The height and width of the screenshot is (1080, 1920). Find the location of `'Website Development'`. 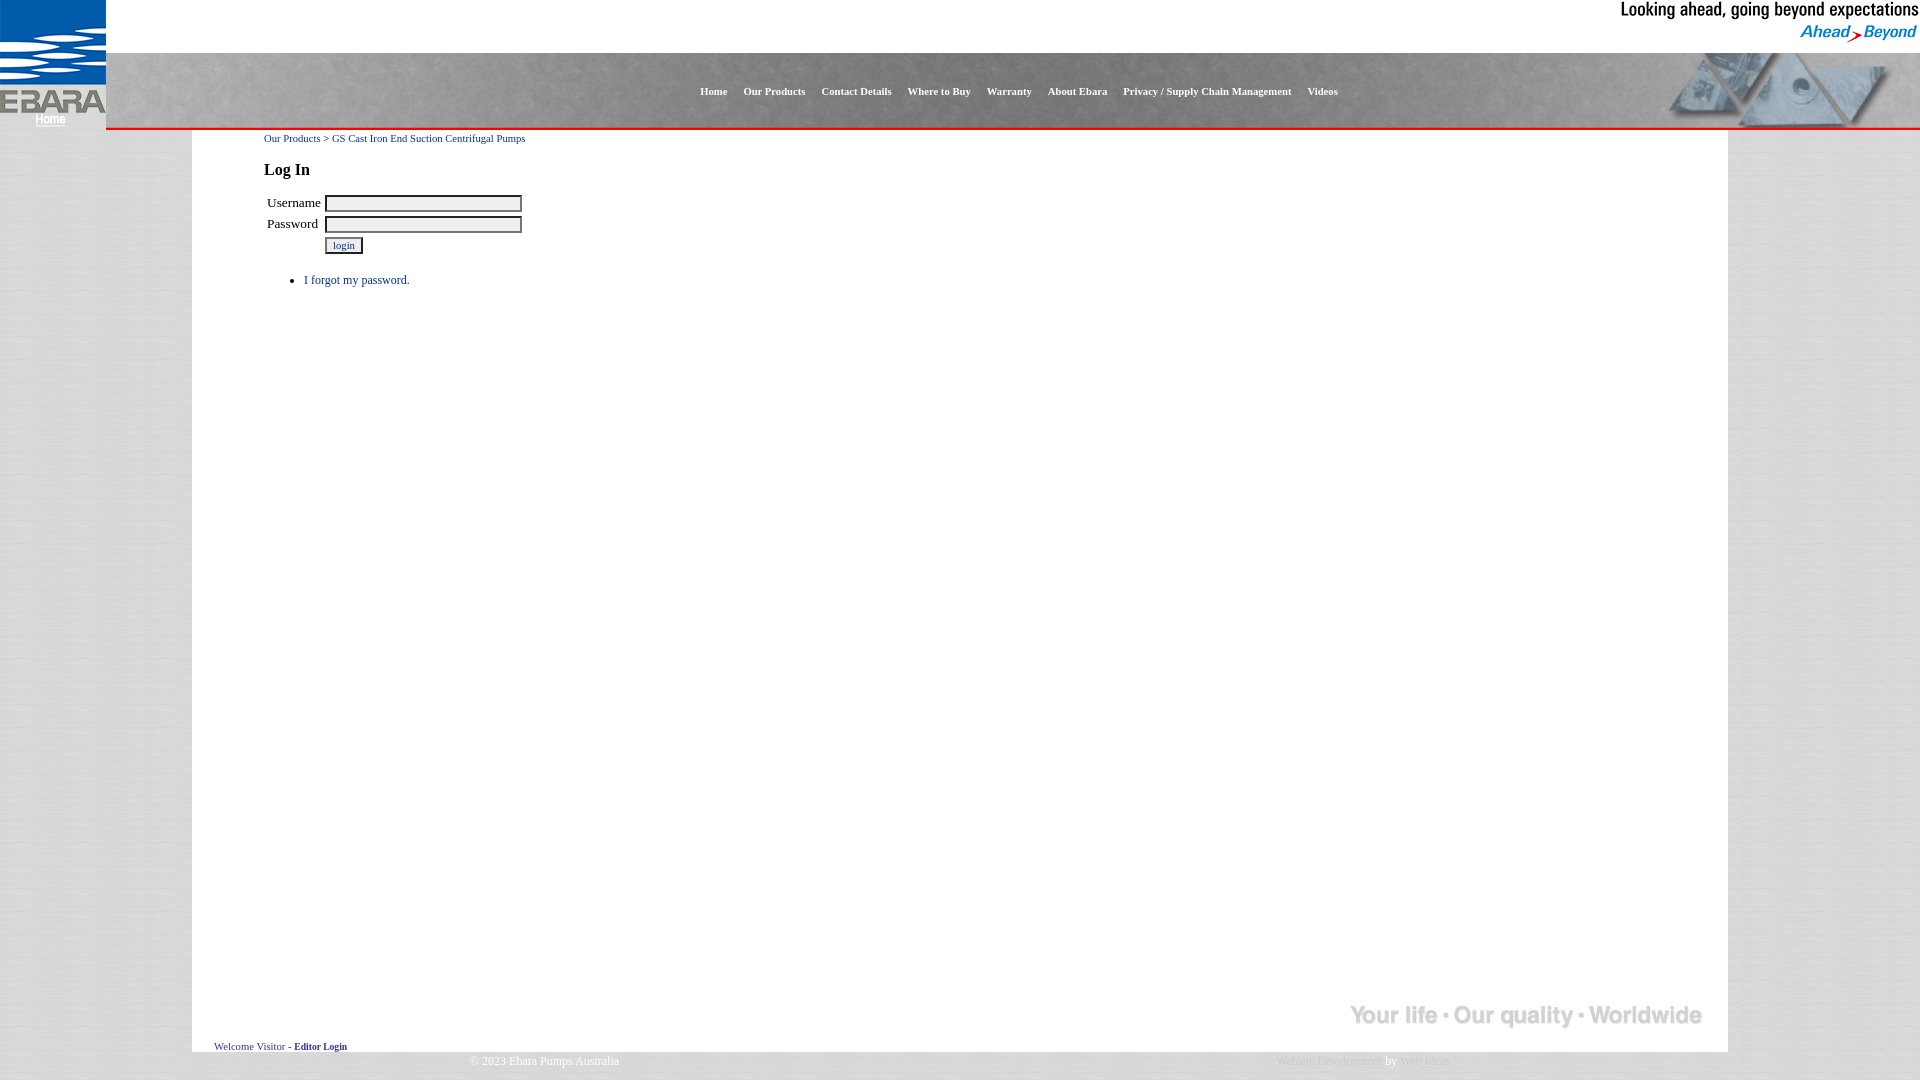

'Website Development' is located at coordinates (1329, 1059).